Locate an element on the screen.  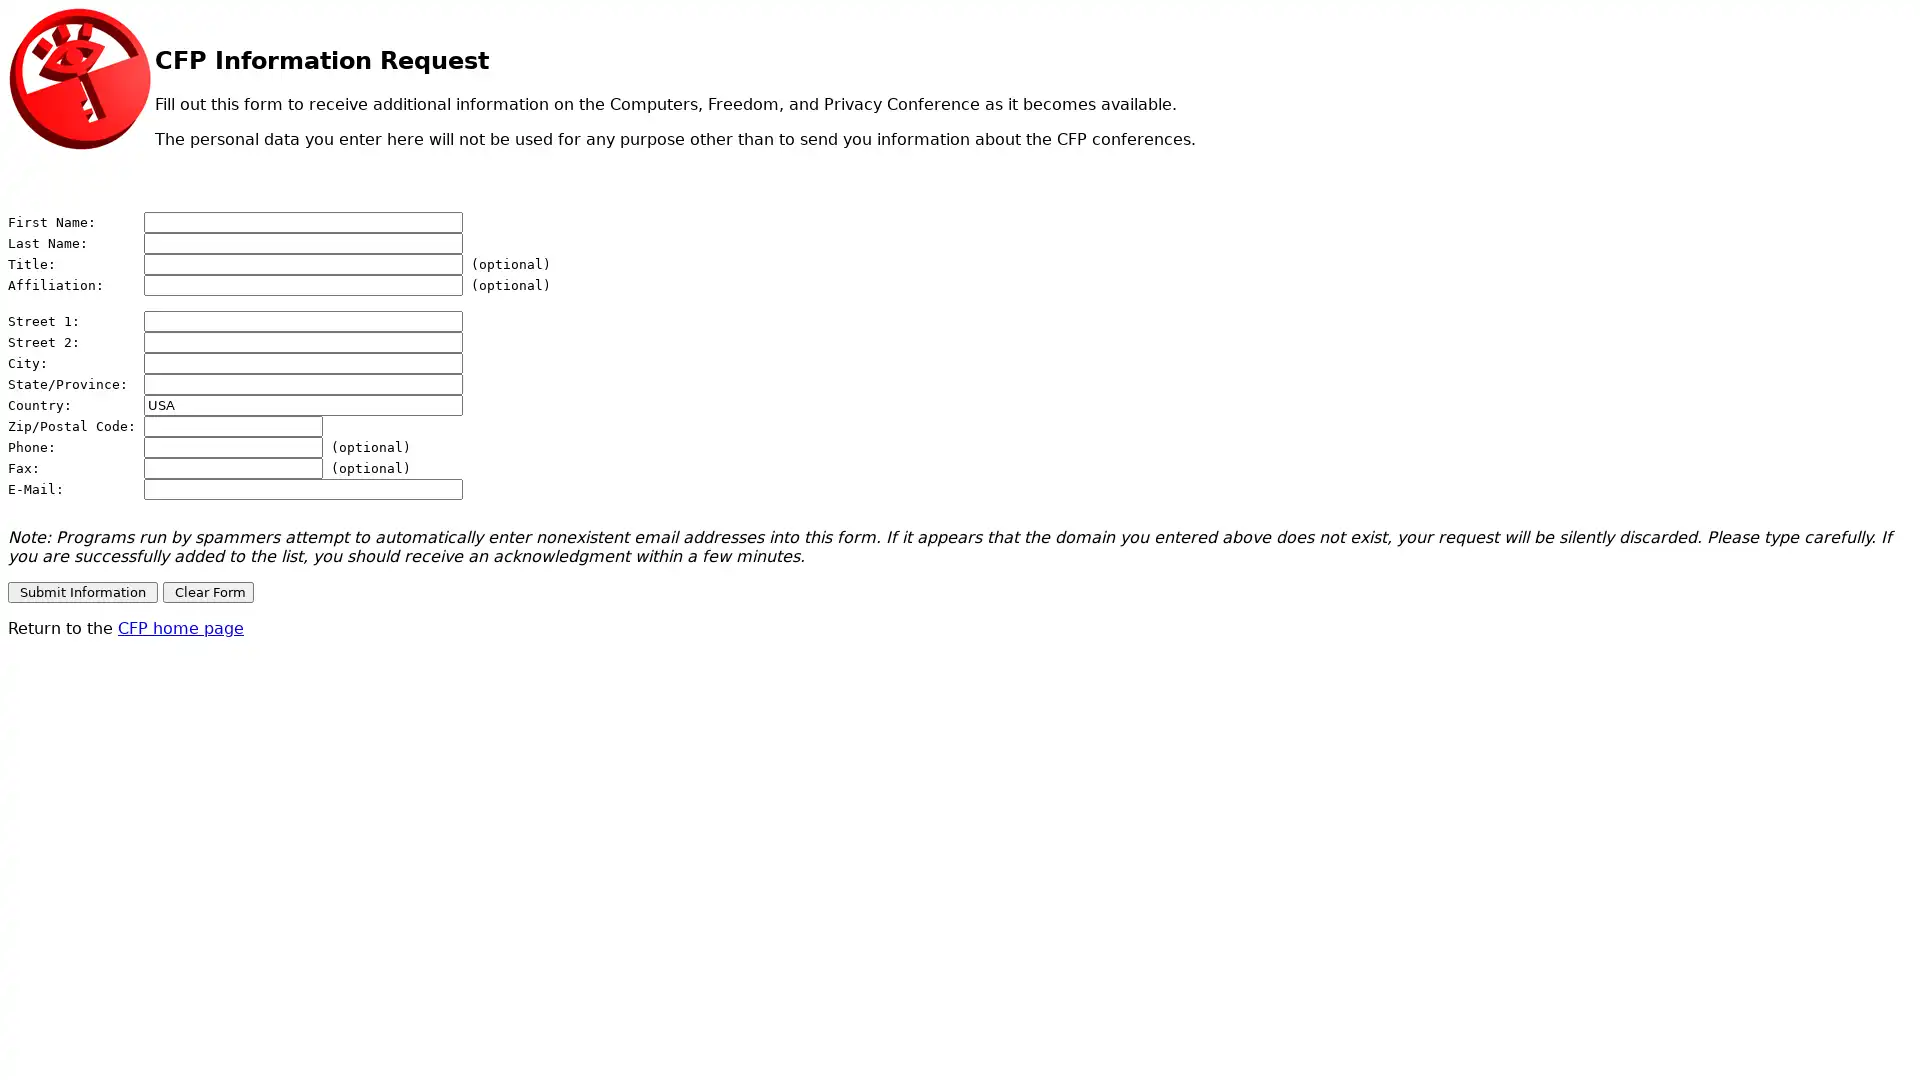
Clear Form is located at coordinates (208, 590).